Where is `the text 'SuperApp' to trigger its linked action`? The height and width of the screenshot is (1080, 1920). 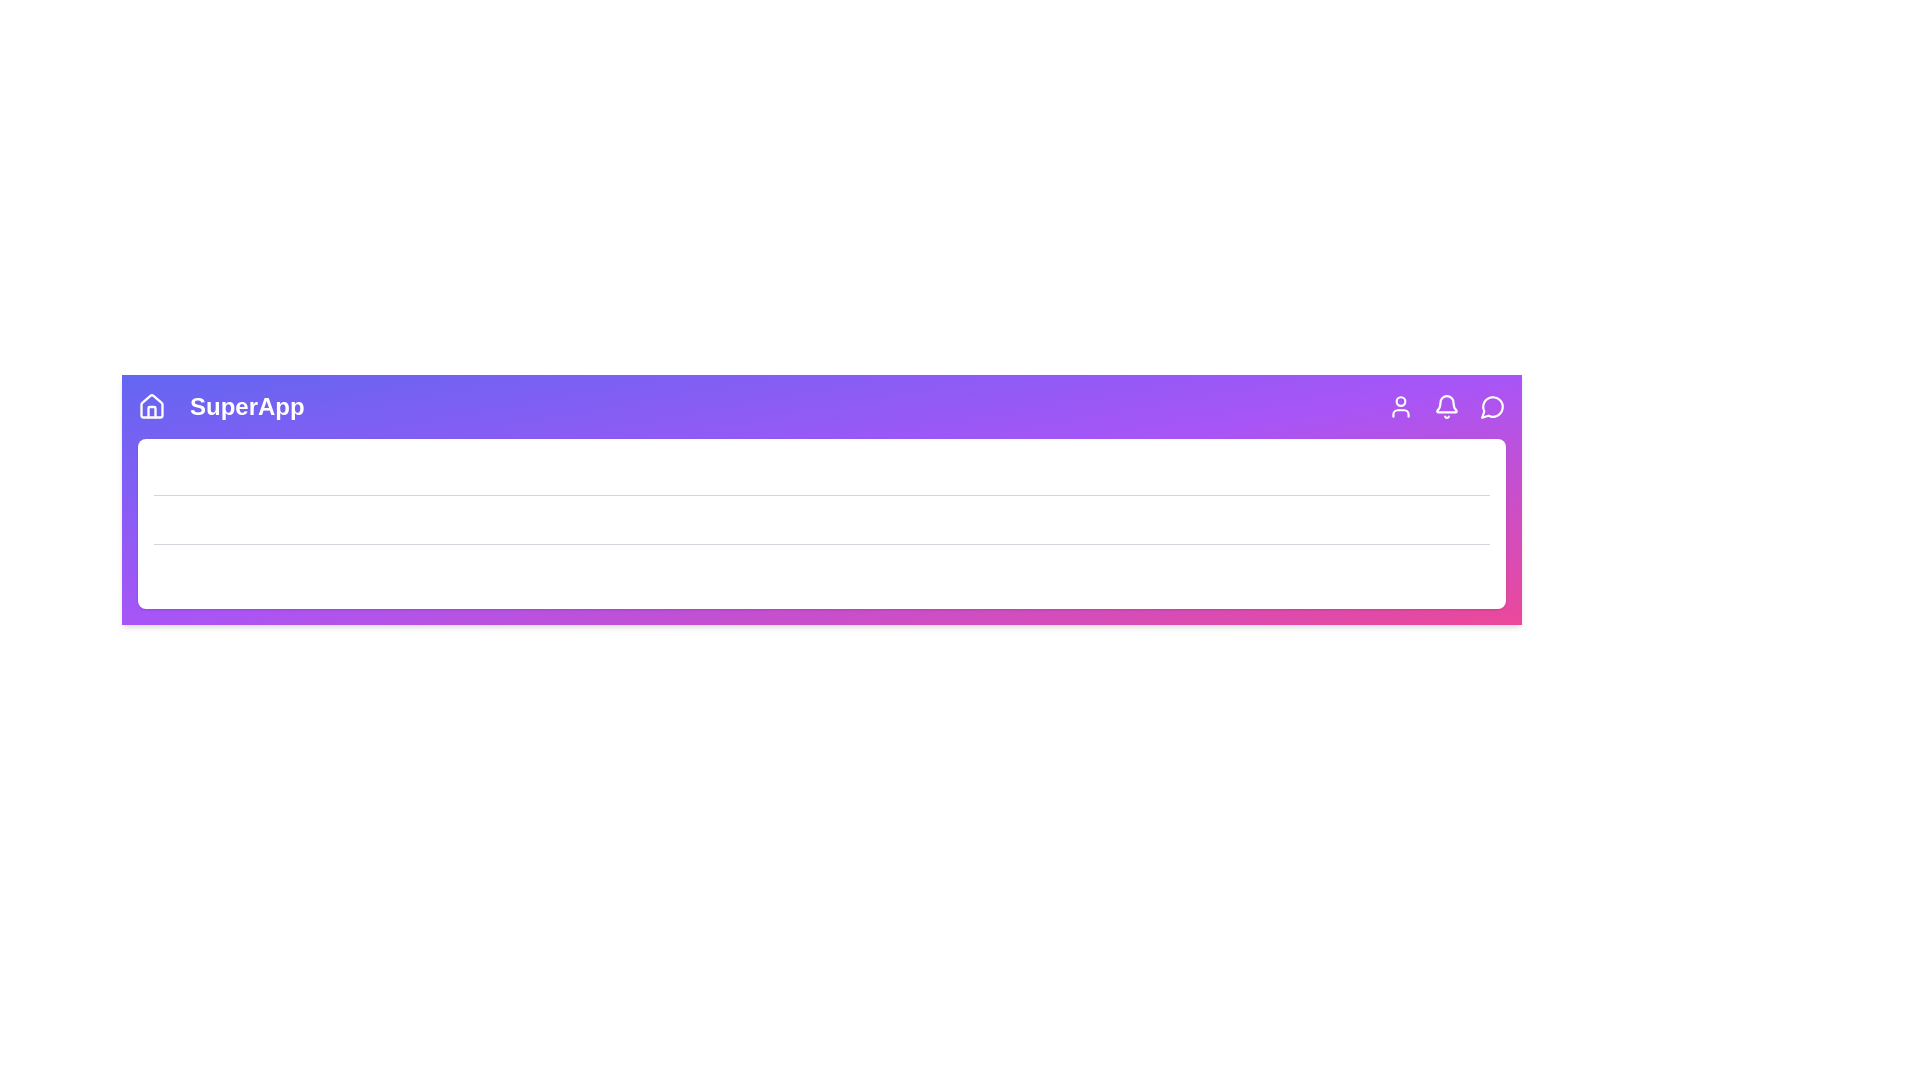 the text 'SuperApp' to trigger its linked action is located at coordinates (246, 406).